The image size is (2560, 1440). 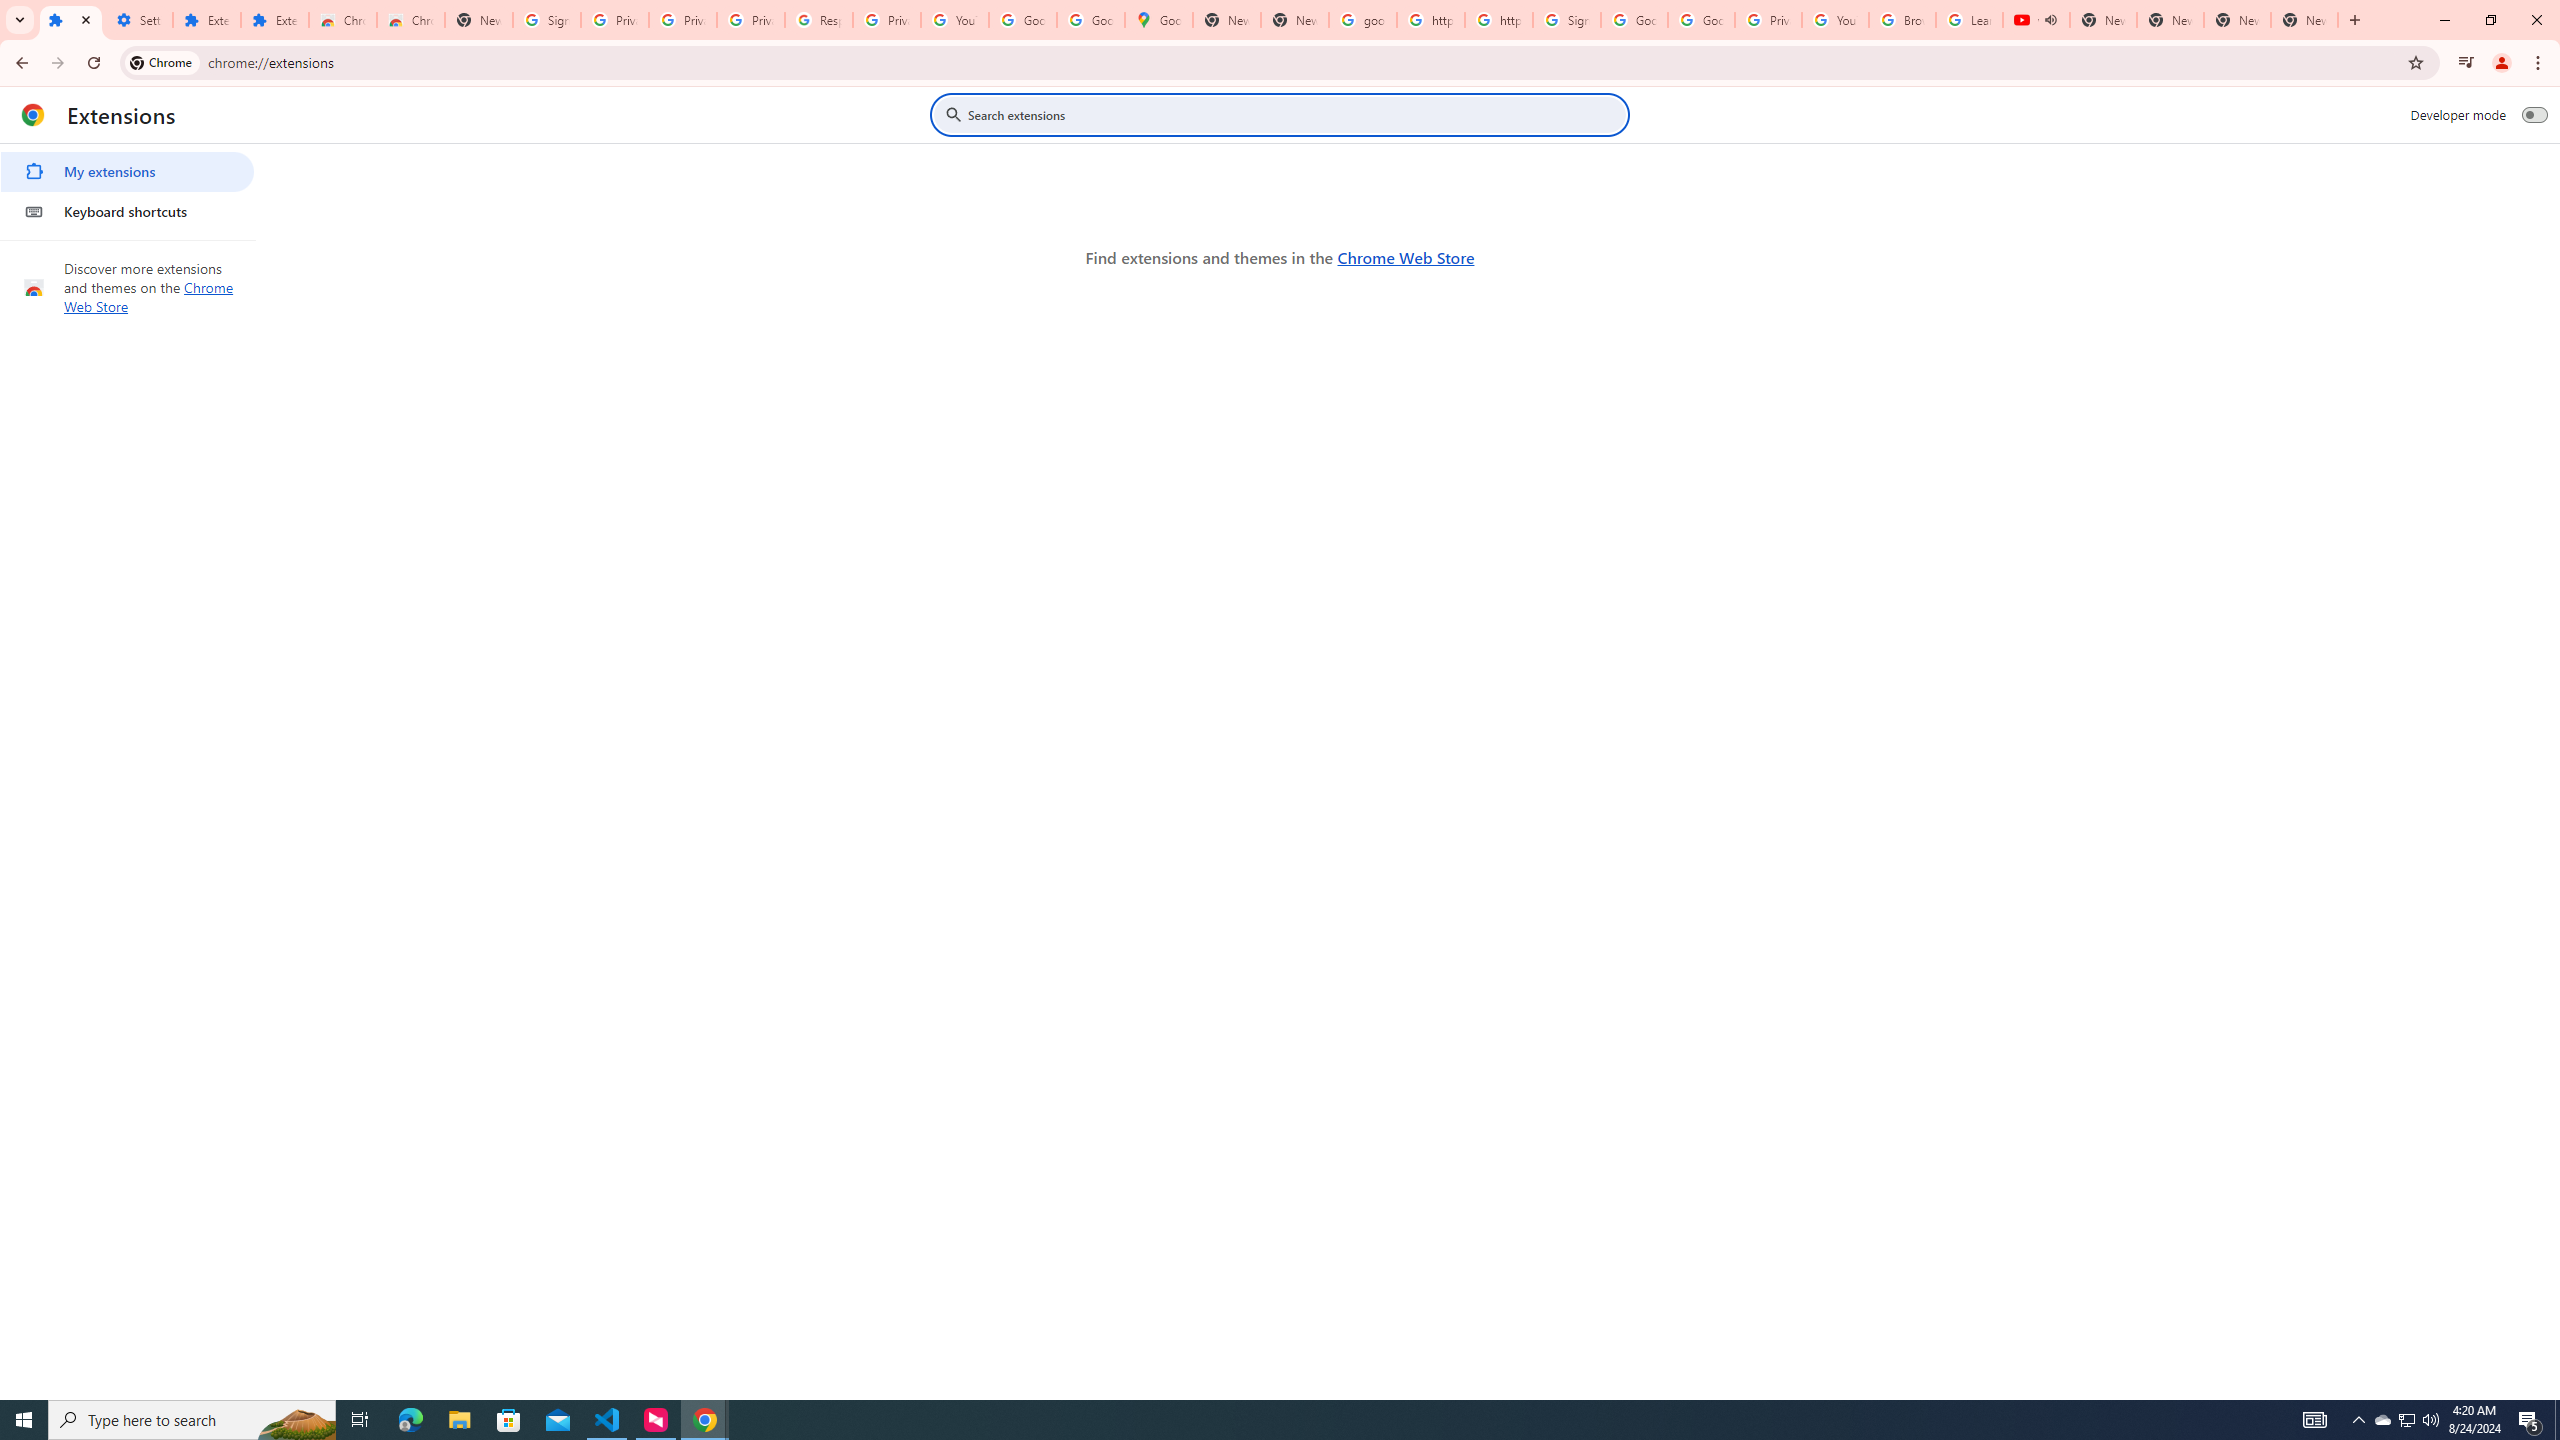 What do you see at coordinates (126, 172) in the screenshot?
I see `'My extensions'` at bounding box center [126, 172].